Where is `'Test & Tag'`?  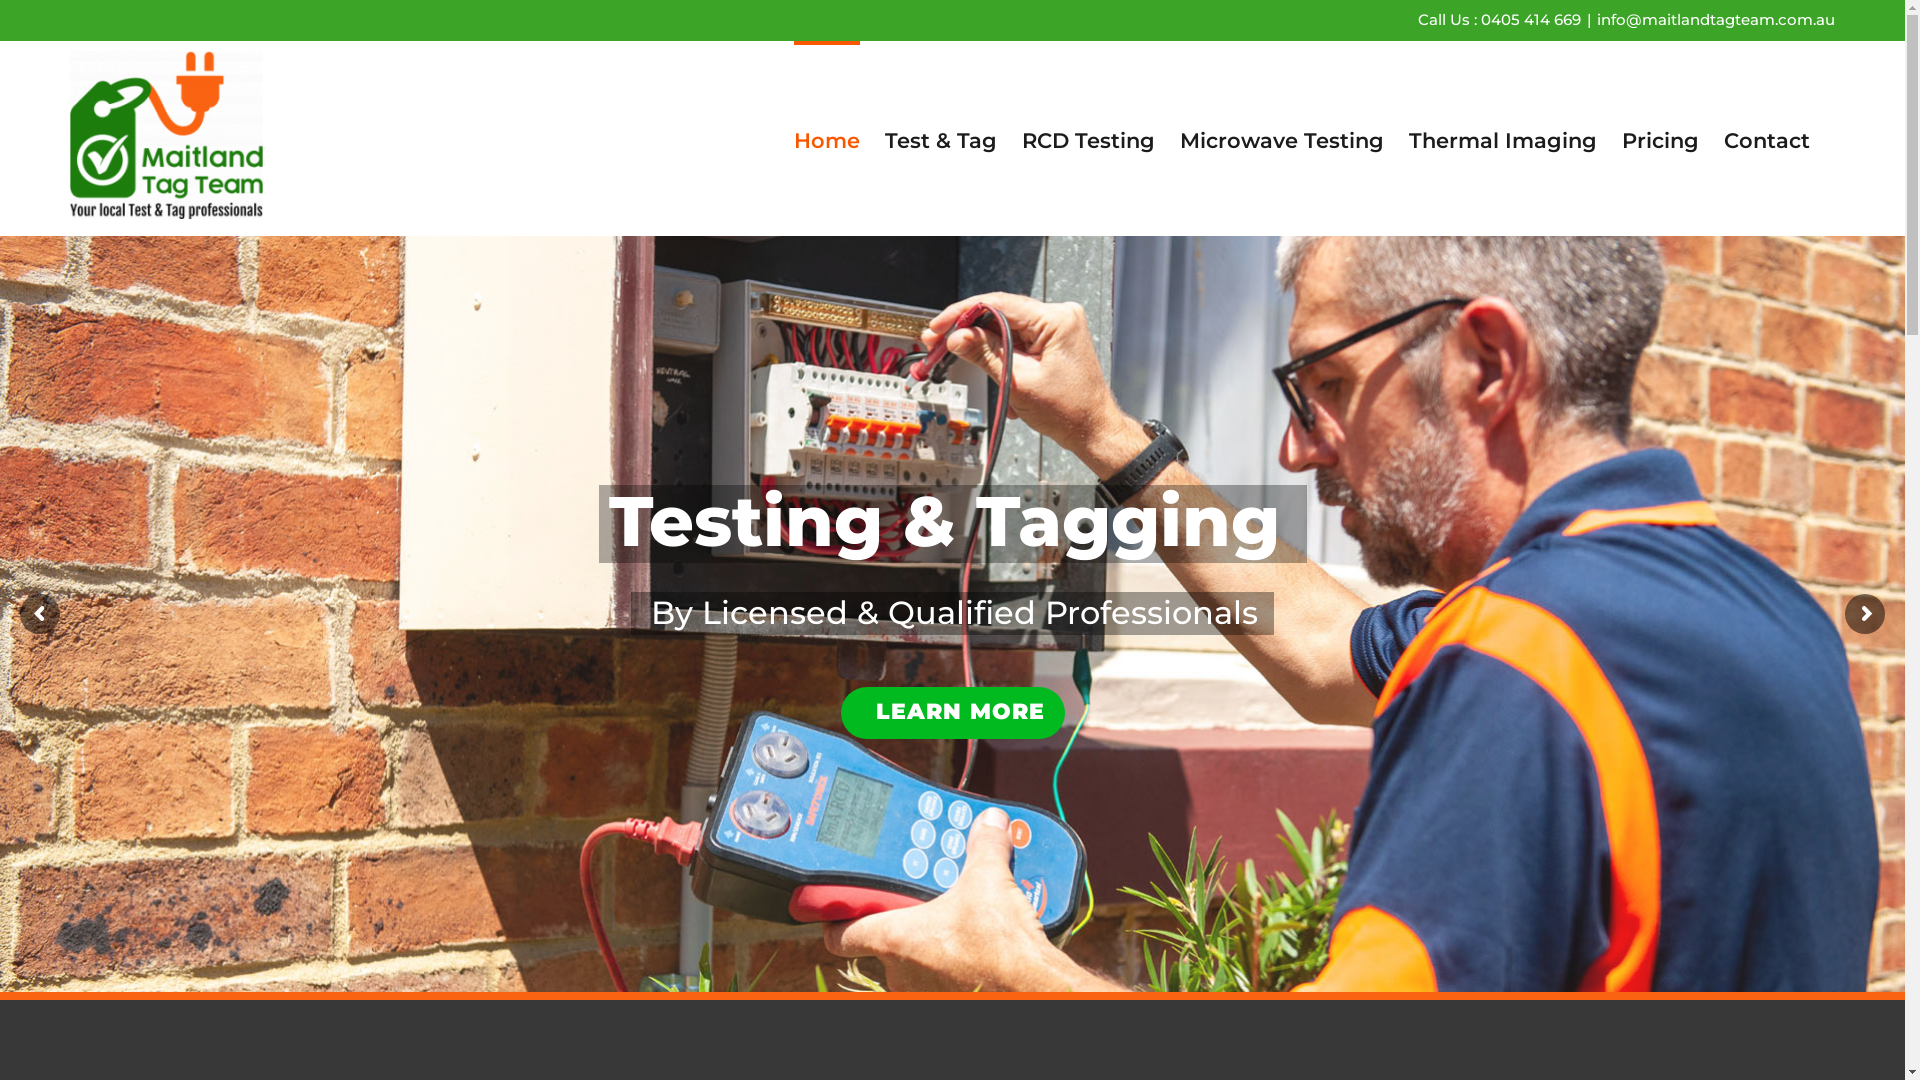
'Test & Tag' is located at coordinates (939, 137).